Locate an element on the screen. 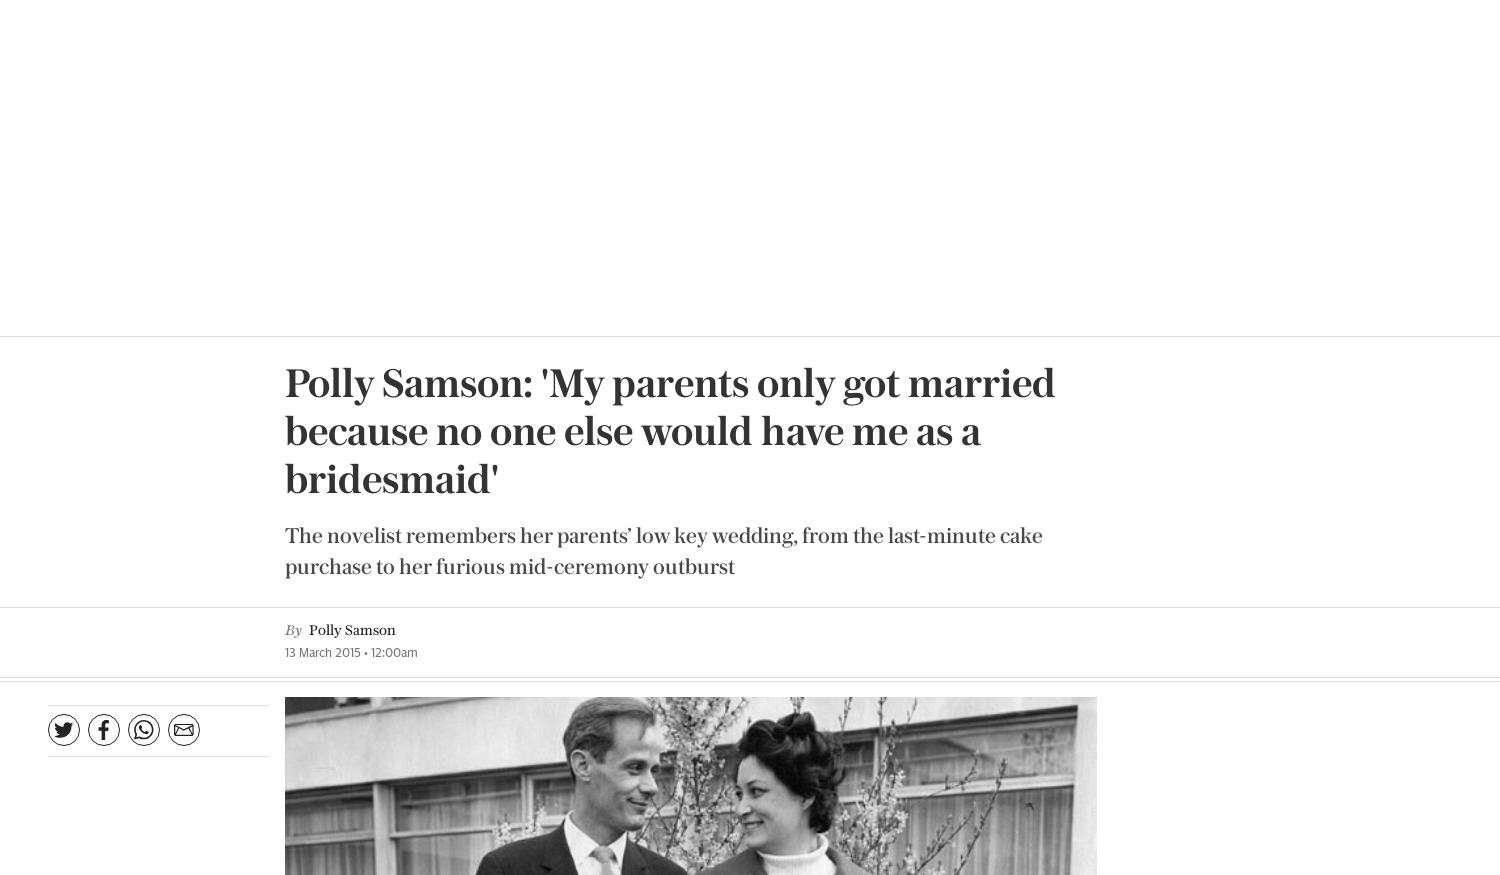 Image resolution: width=1500 pixels, height=875 pixels. 'Polly Samson’s new novel,' is located at coordinates (393, 487).